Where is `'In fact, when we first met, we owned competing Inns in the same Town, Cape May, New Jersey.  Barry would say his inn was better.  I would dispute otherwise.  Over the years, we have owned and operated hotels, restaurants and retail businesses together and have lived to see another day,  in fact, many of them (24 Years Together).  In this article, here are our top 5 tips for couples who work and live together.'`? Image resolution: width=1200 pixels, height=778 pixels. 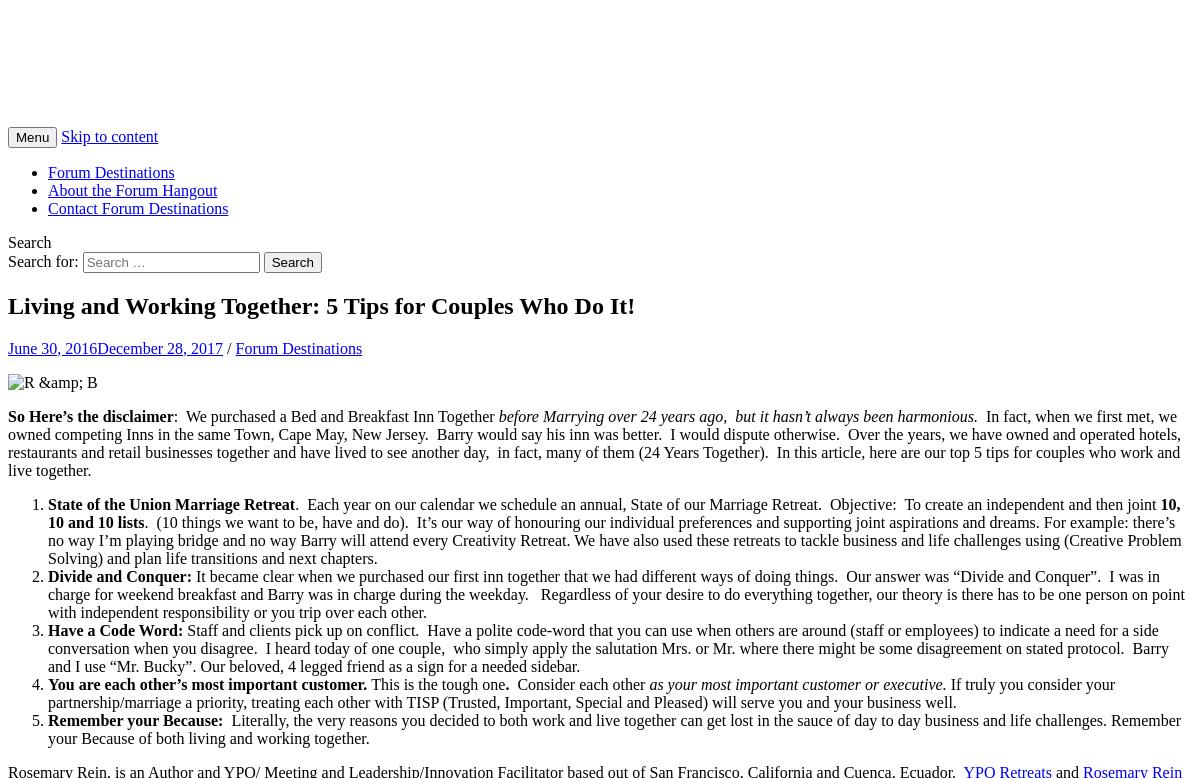 'In fact, when we first met, we owned competing Inns in the same Town, Cape May, New Jersey.  Barry would say his inn was better.  I would dispute otherwise.  Over the years, we have owned and operated hotels, restaurants and retail businesses together and have lived to see another day,  in fact, many of them (24 Years Together).  In this article, here are our top 5 tips for couples who work and live together.' is located at coordinates (593, 442).